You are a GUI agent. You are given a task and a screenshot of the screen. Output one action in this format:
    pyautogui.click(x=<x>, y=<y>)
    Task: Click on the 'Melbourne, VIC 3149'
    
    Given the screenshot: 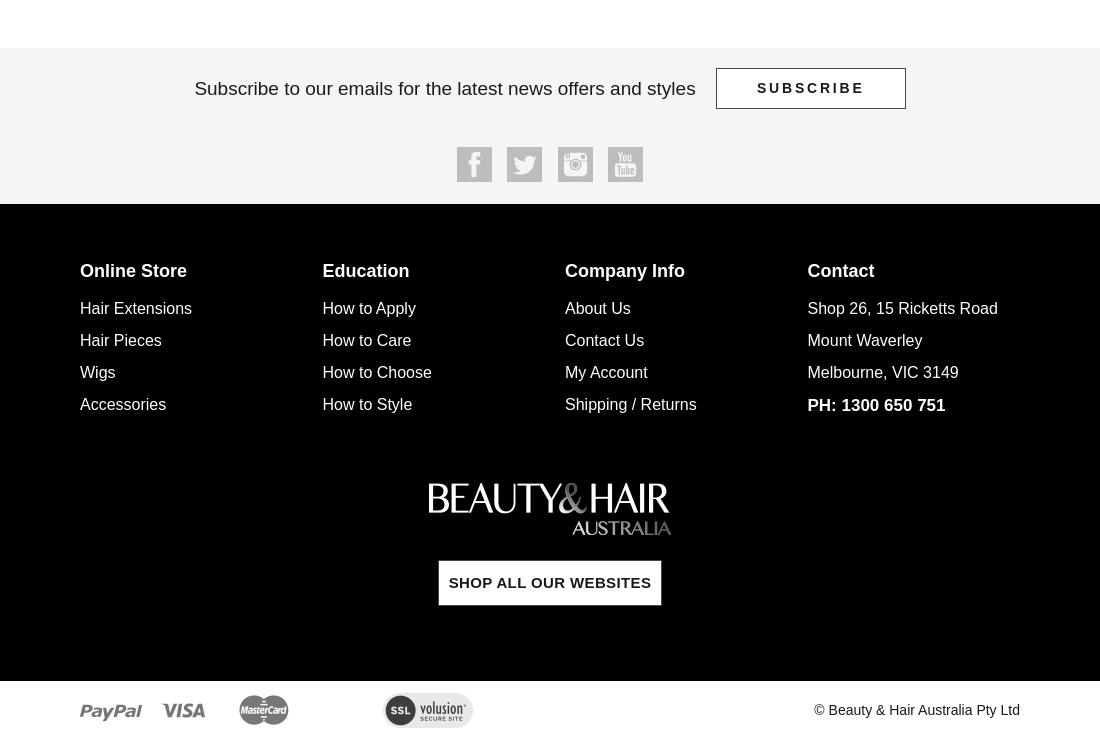 What is the action you would take?
    pyautogui.click(x=881, y=371)
    